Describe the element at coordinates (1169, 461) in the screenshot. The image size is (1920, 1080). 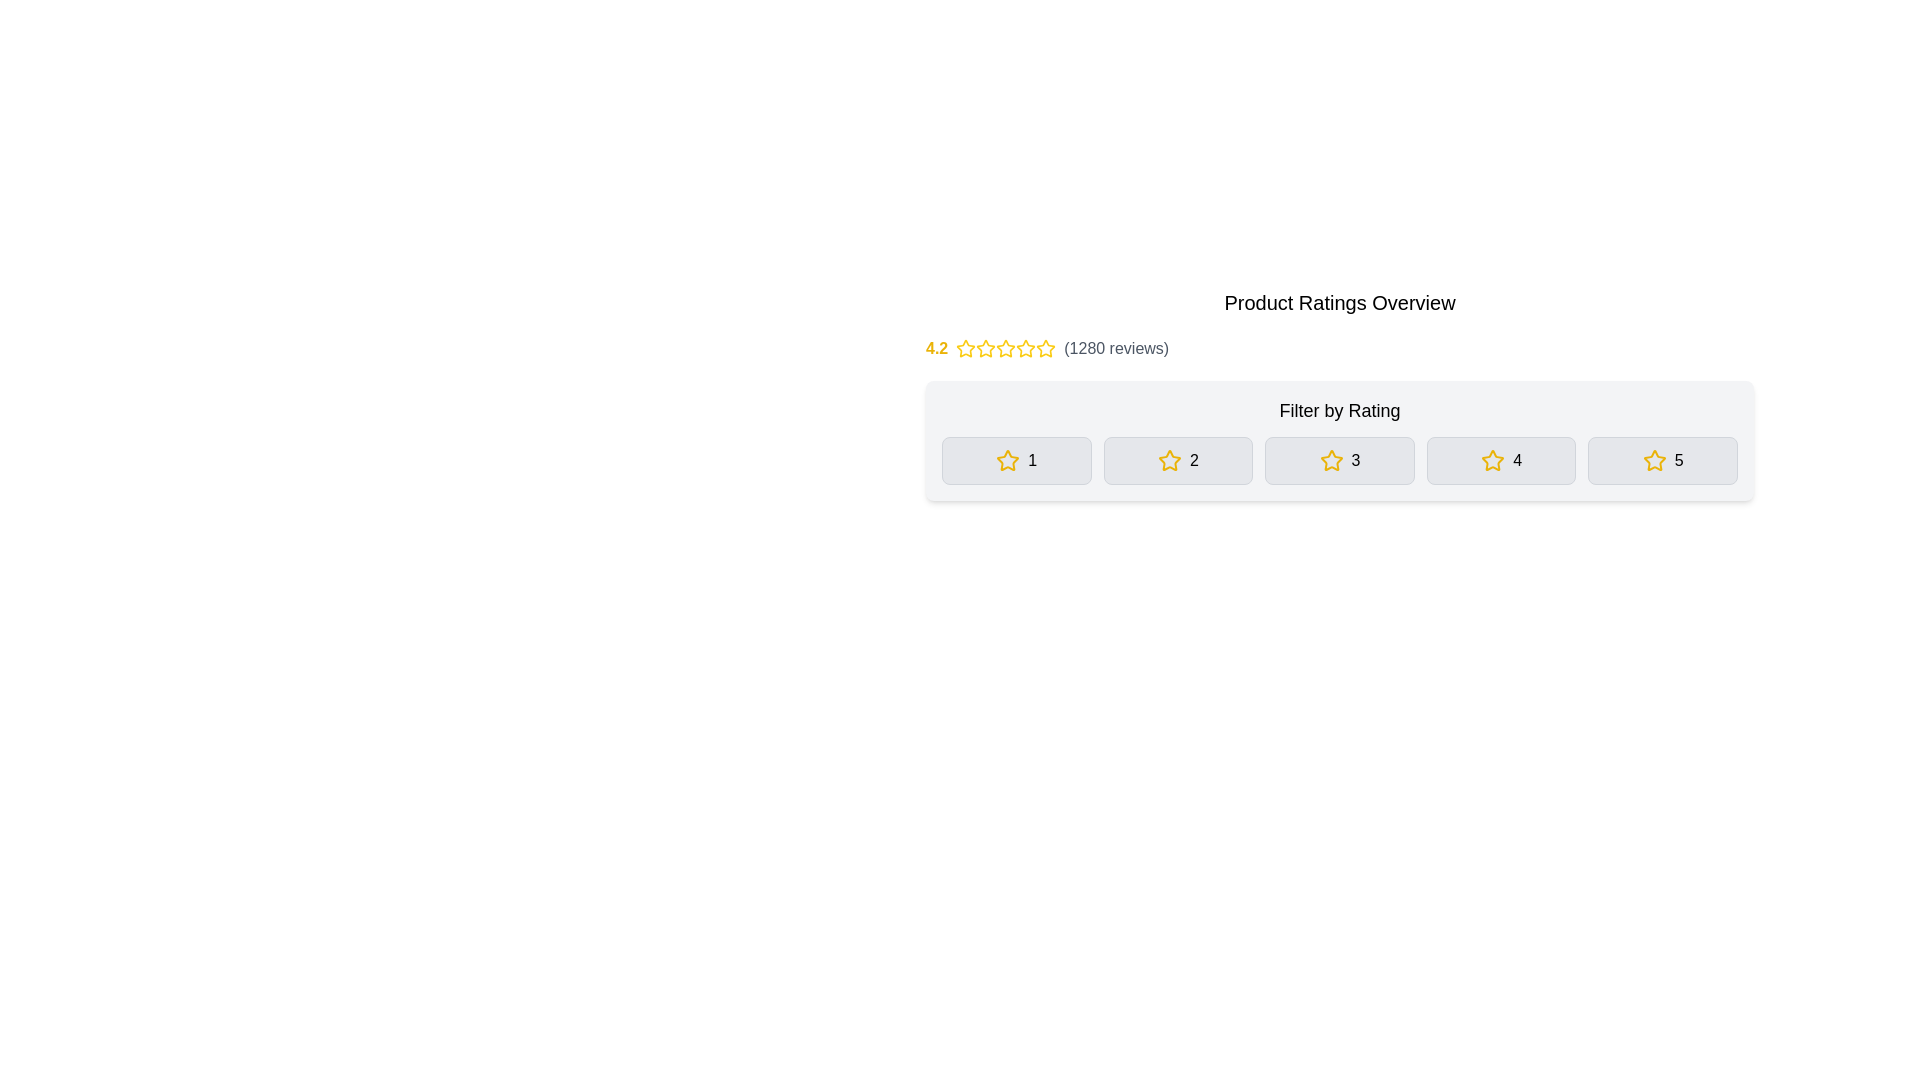
I see `the star icon indicating a rating score of '2' in the 'Filter by Rating' section` at that location.